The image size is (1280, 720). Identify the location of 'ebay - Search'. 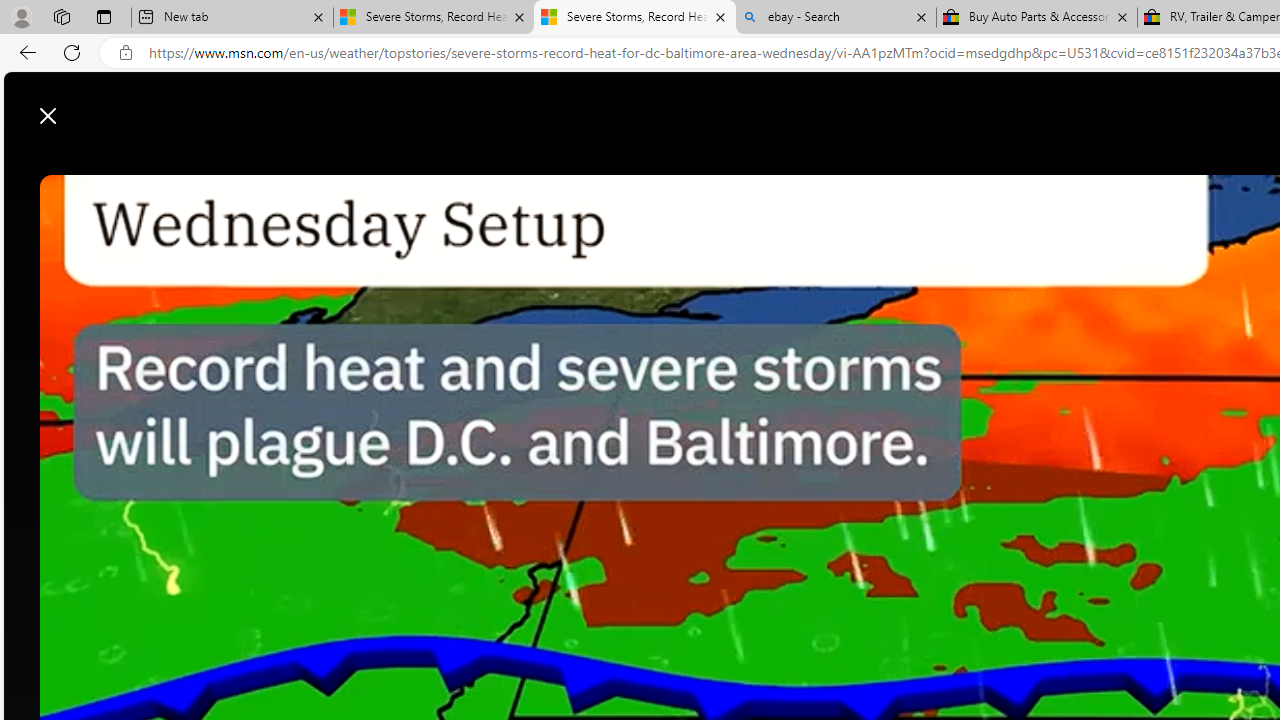
(835, 17).